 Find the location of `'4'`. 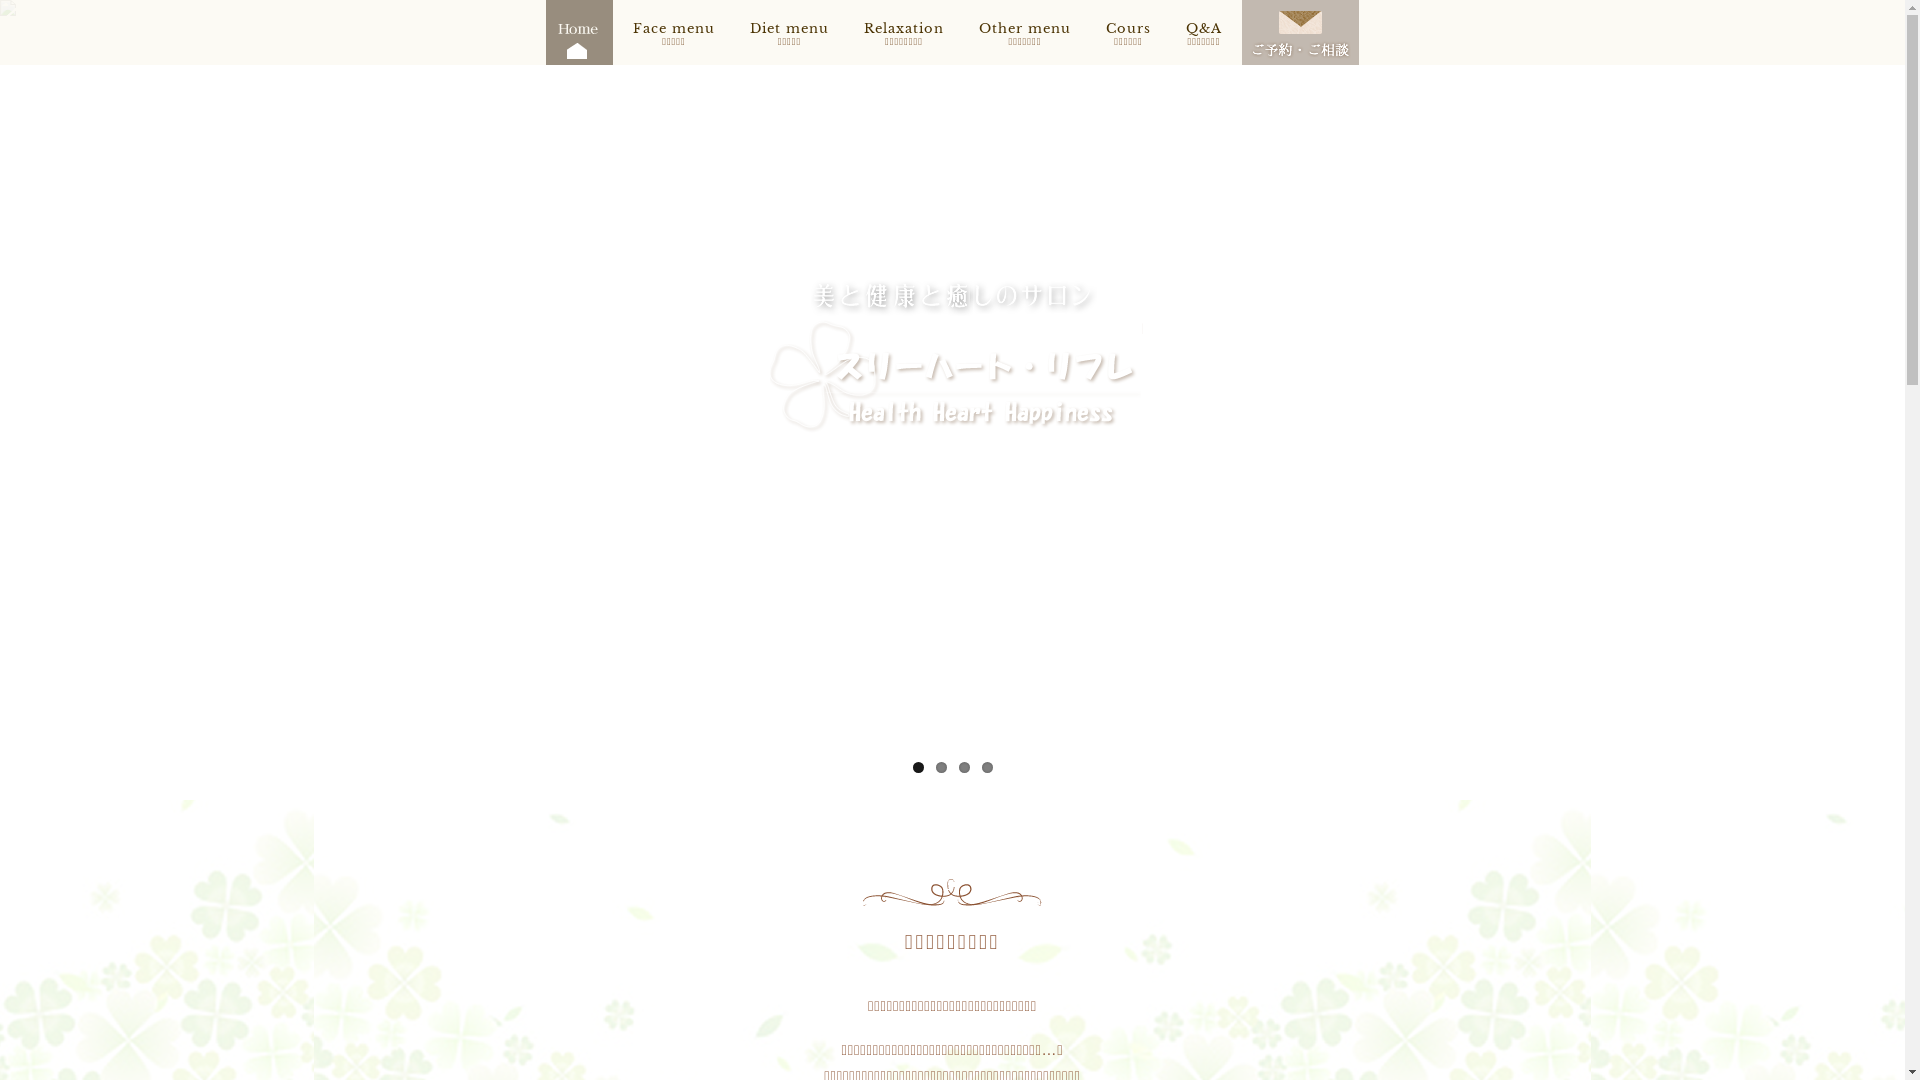

'4' is located at coordinates (987, 766).